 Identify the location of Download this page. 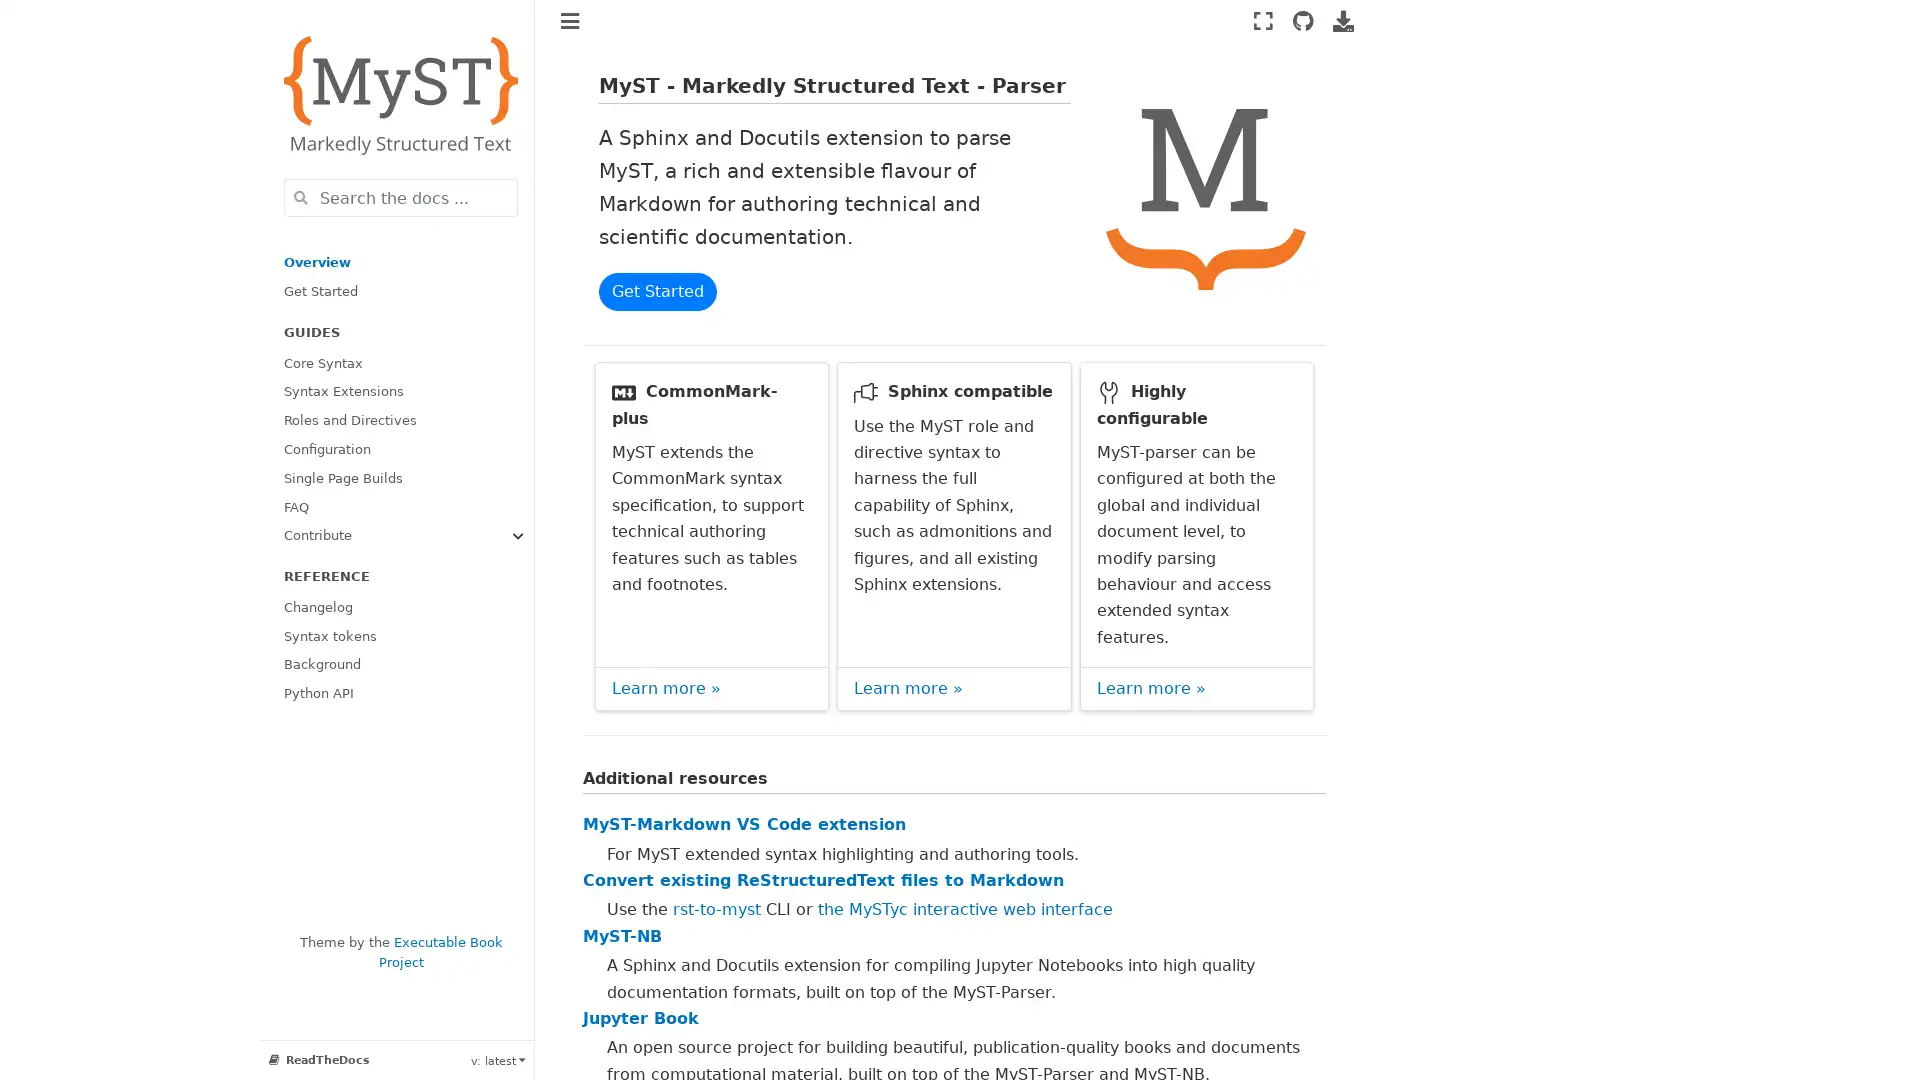
(1343, 20).